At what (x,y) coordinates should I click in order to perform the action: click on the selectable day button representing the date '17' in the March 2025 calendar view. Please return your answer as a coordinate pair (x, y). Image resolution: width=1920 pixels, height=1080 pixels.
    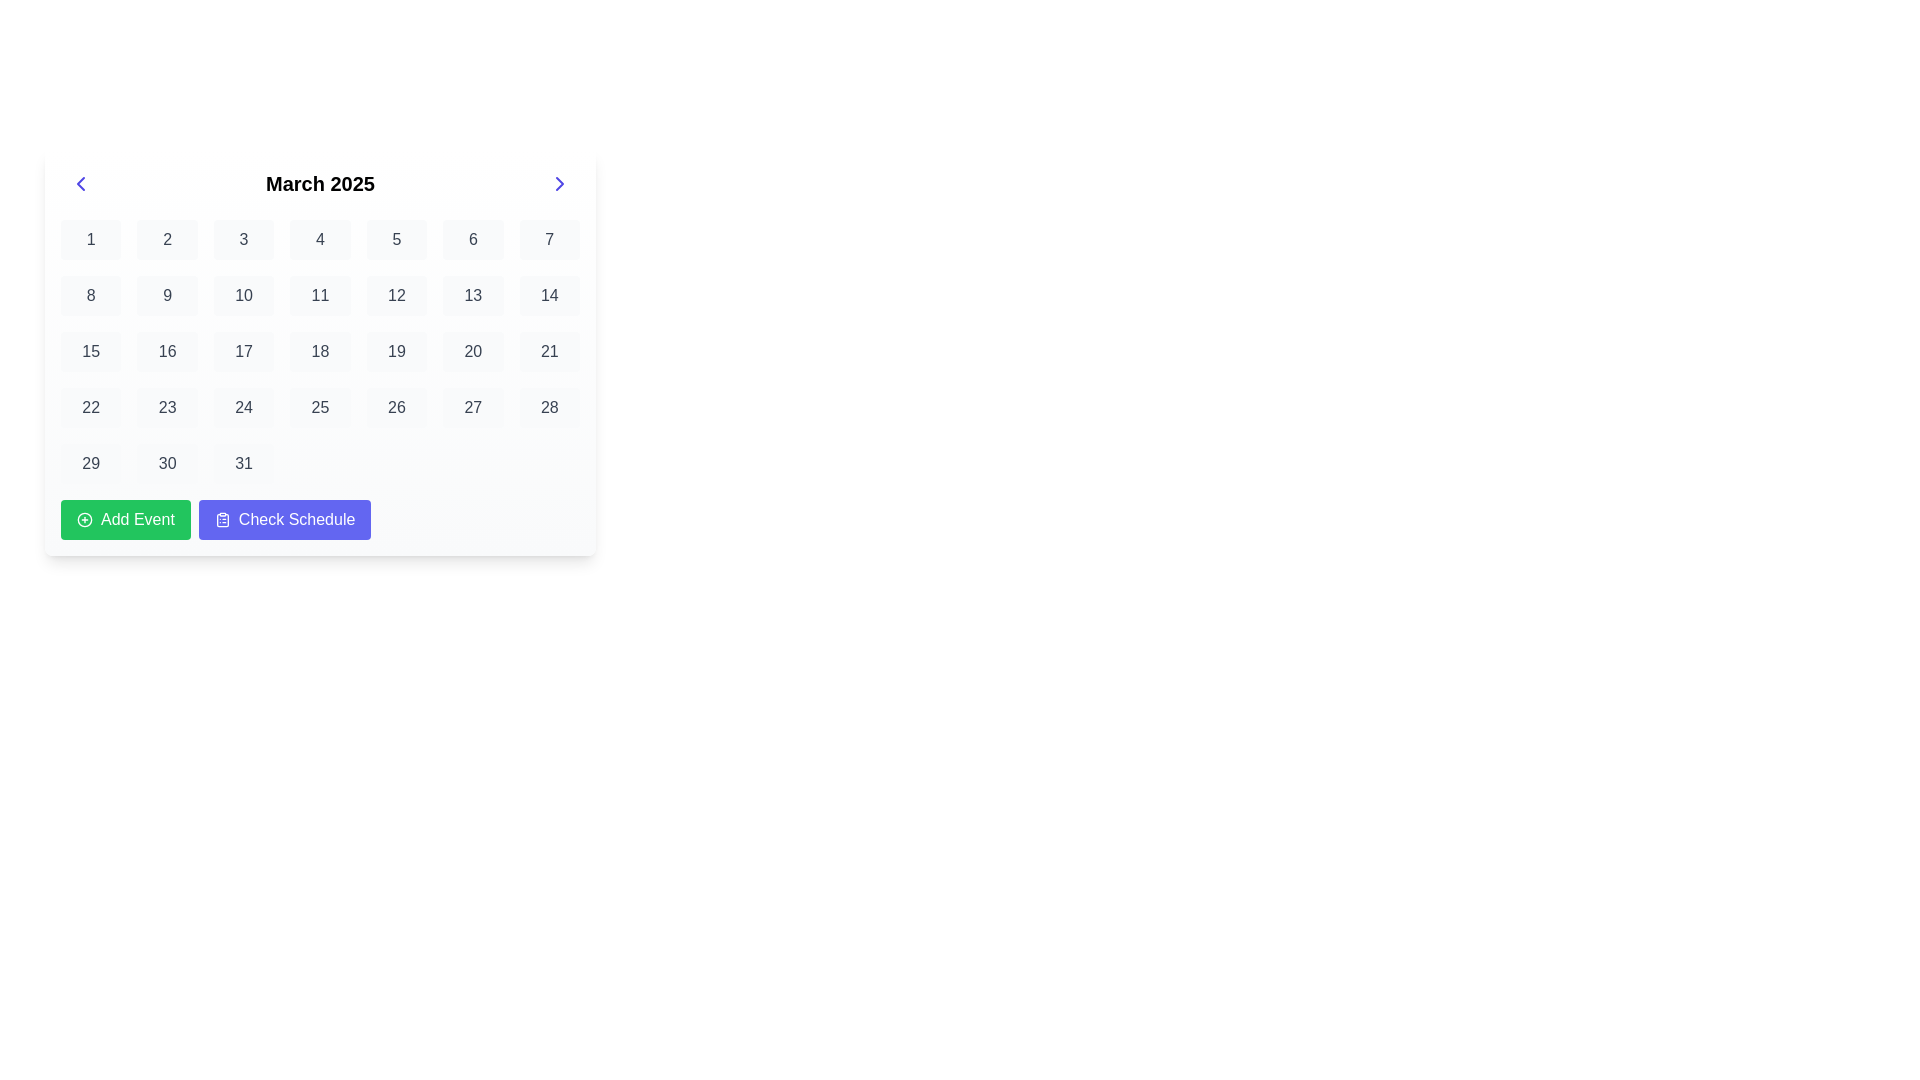
    Looking at the image, I should click on (243, 350).